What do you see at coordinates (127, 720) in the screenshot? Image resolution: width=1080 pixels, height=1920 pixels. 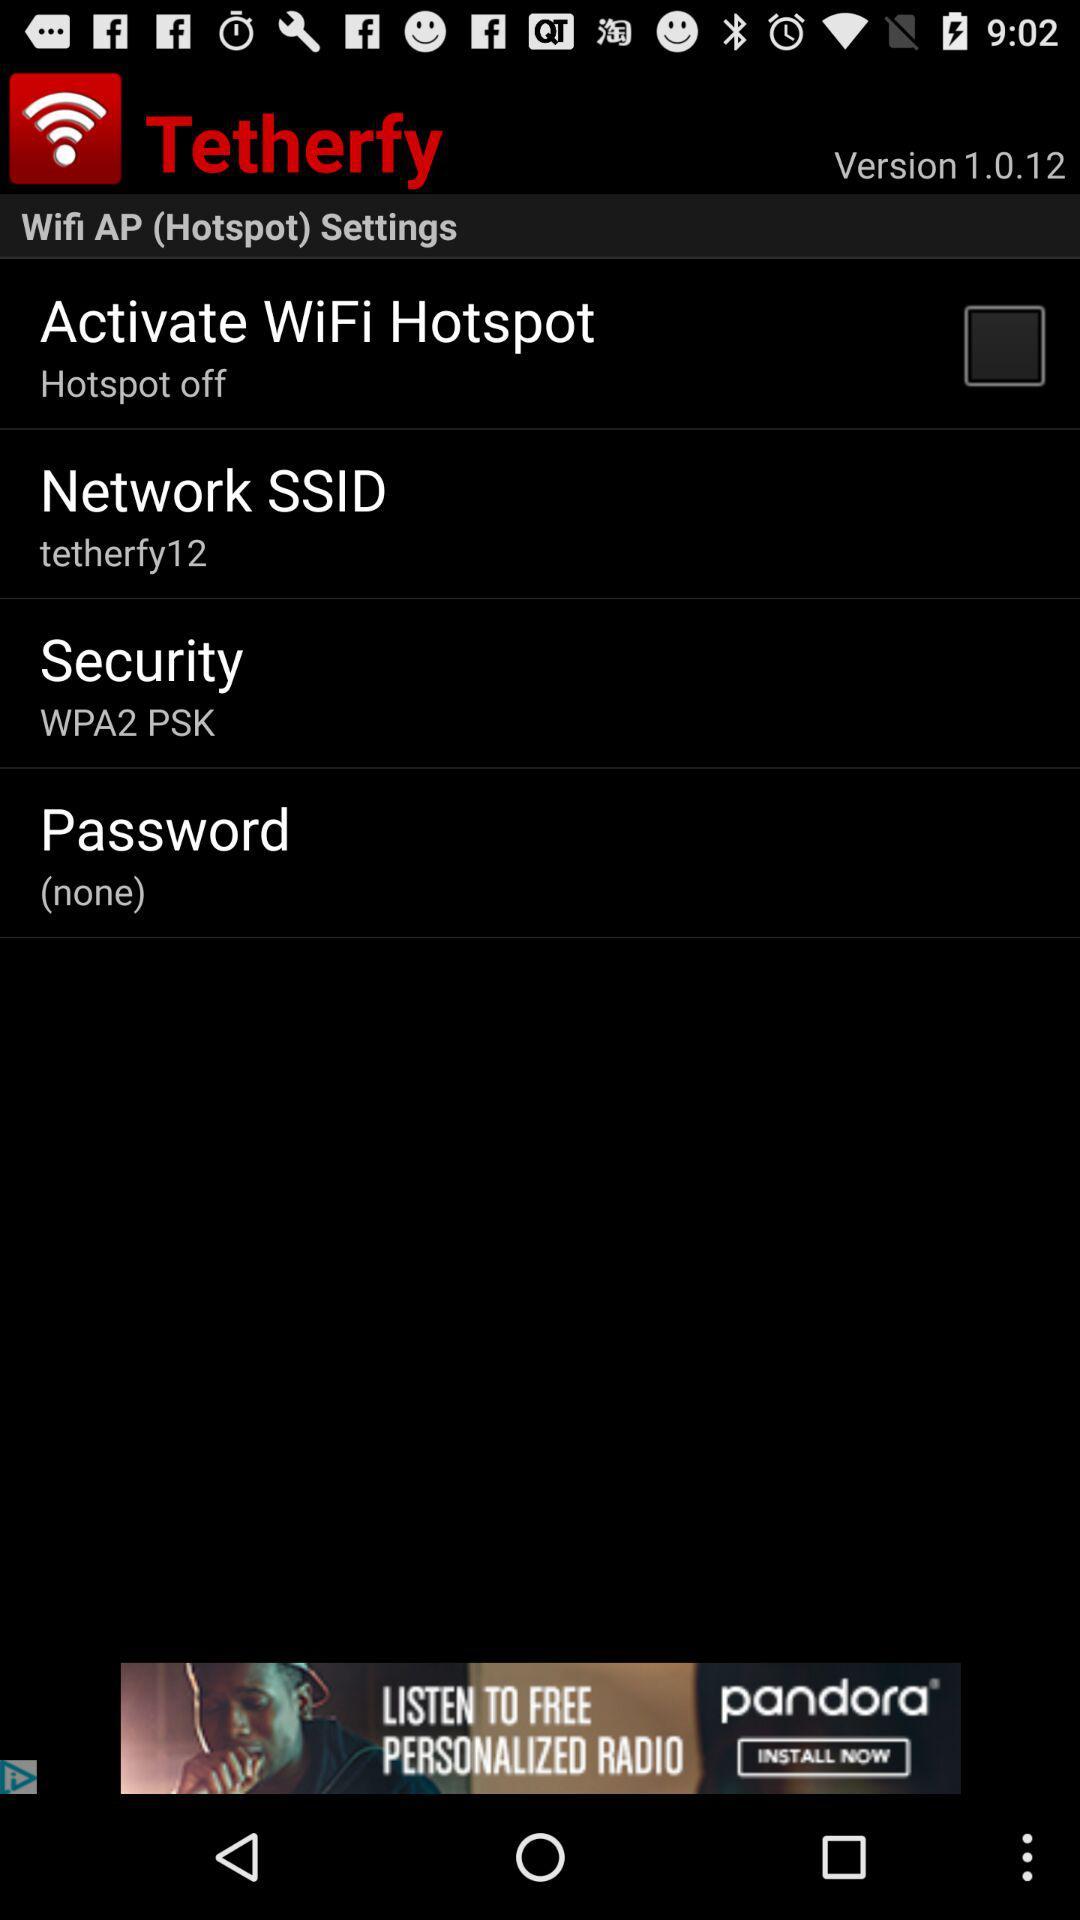 I see `the app below security` at bounding box center [127, 720].